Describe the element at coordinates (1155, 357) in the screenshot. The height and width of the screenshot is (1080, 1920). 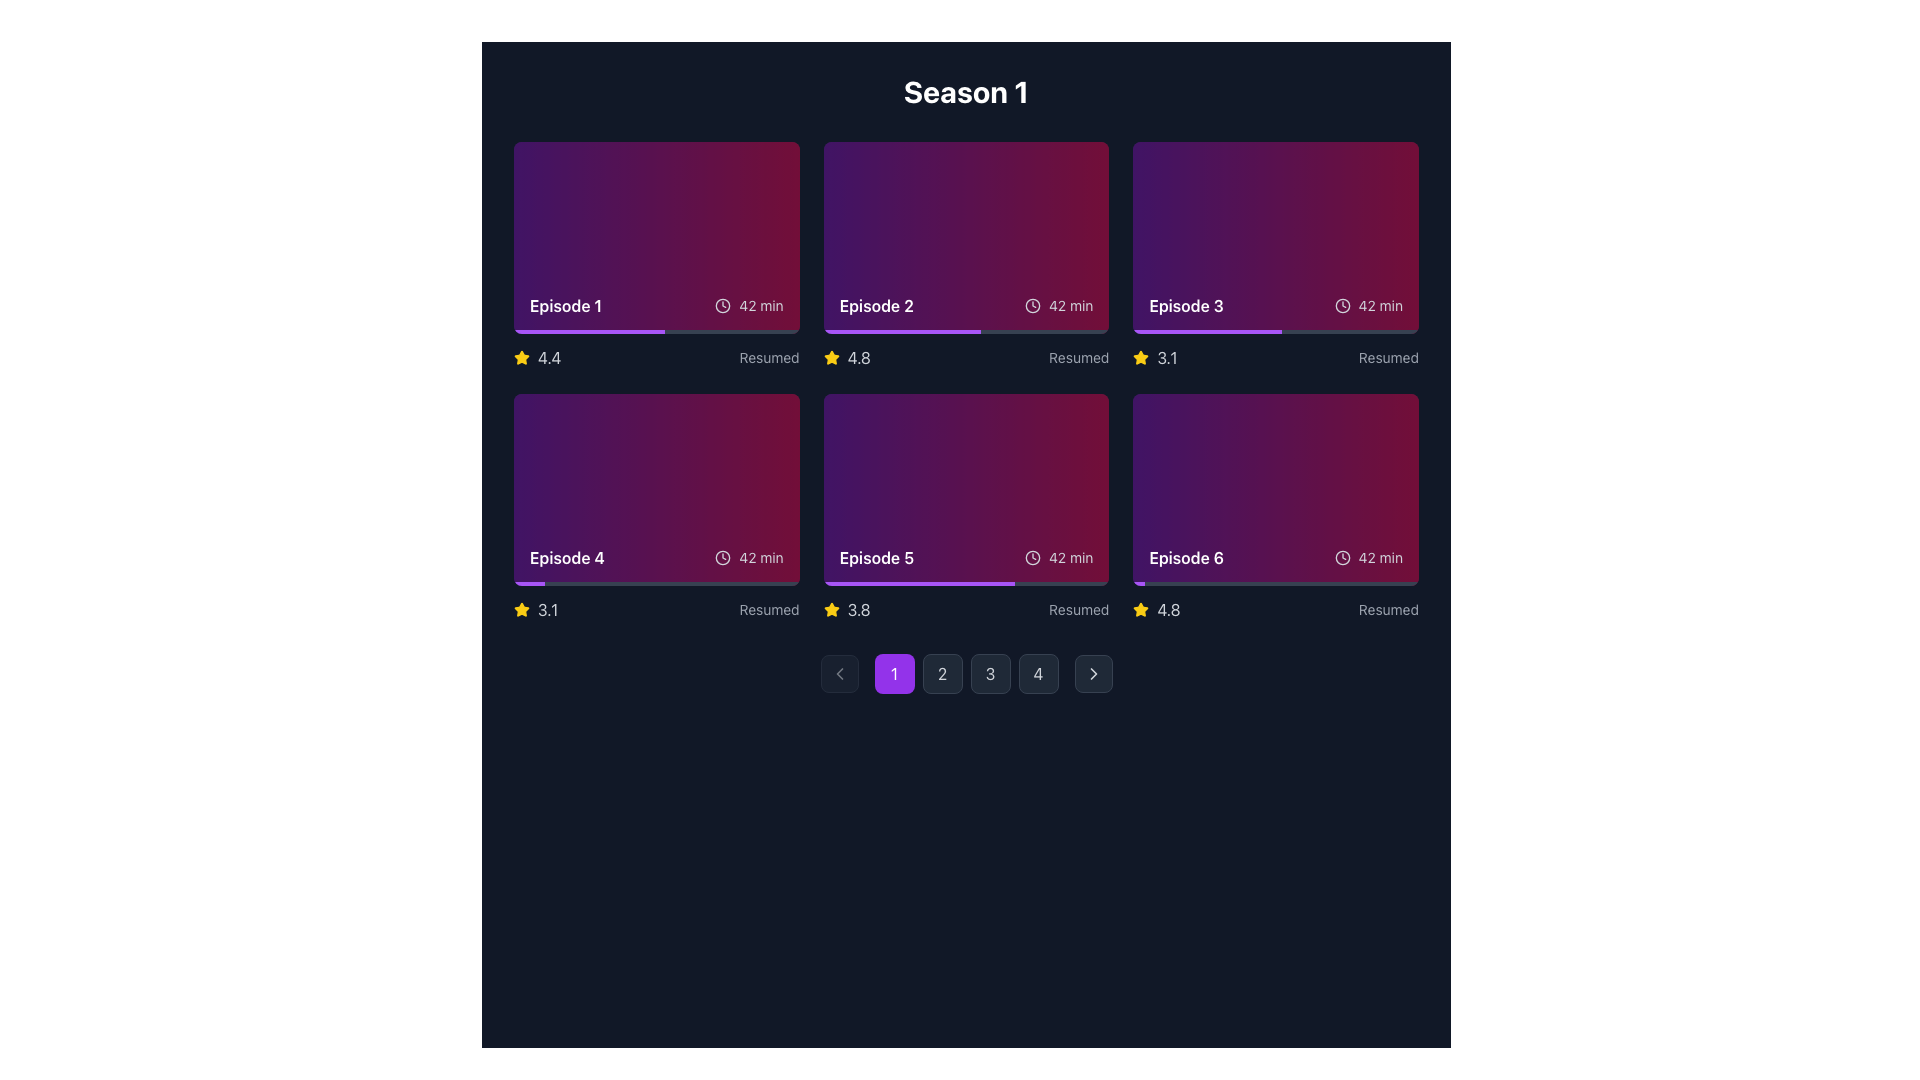
I see `the Rating indicator, which consists of a yellow star icon on the left and the text '3.1' on the right, located at the bottom-right section of the third card in the grid layout of episodes` at that location.